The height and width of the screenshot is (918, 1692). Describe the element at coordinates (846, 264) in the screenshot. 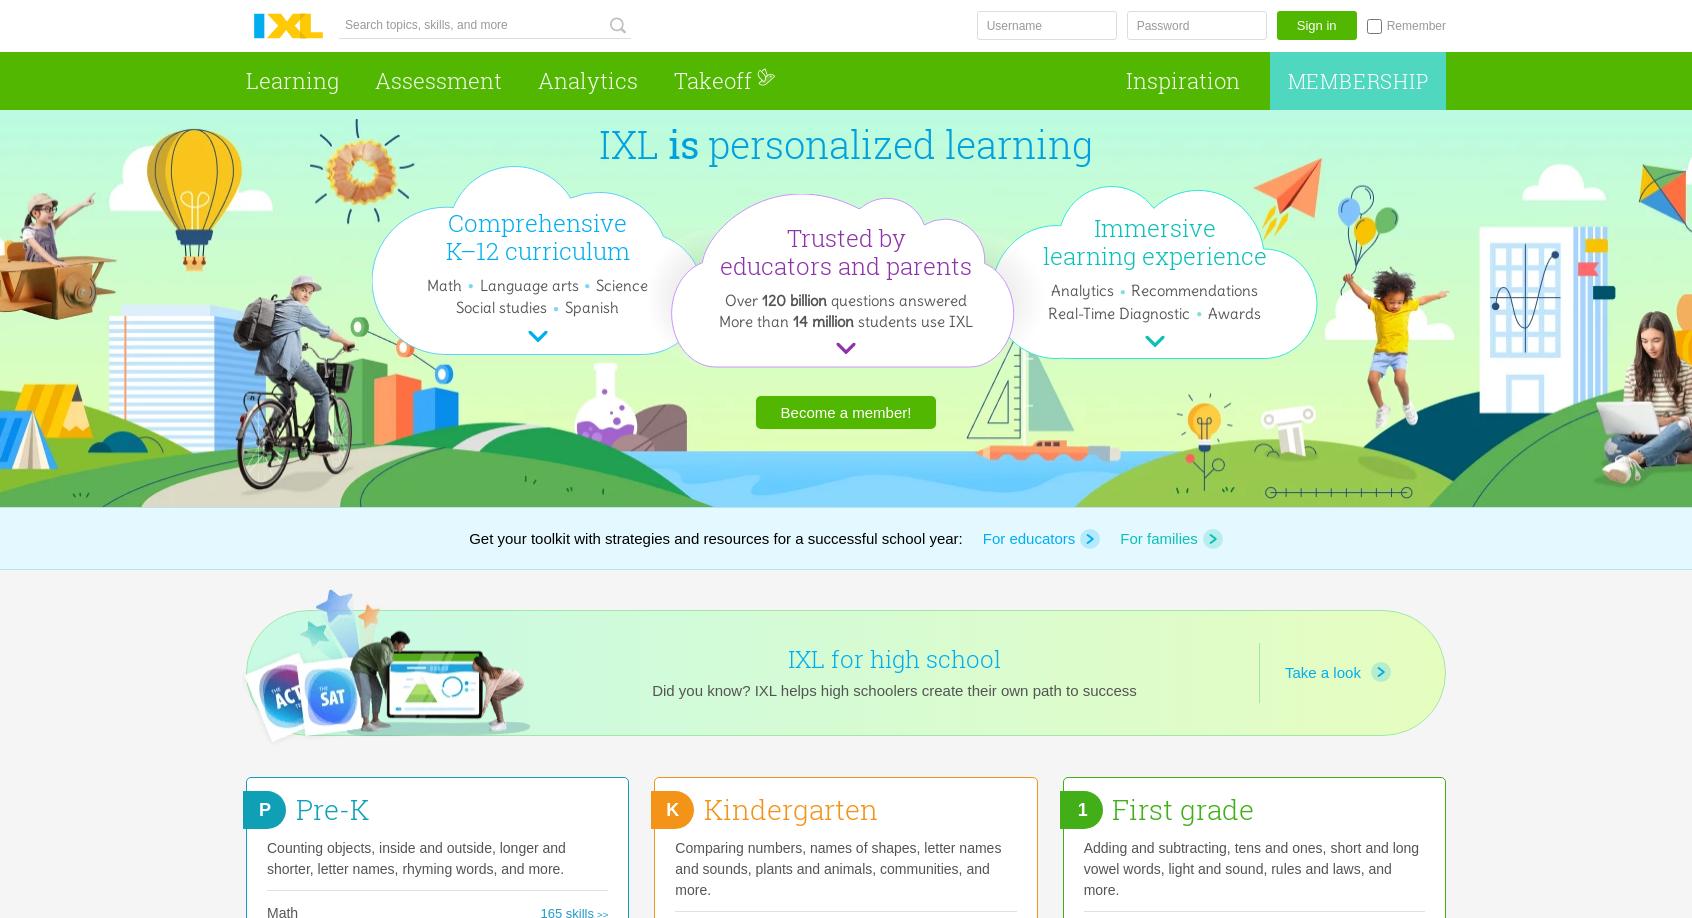

I see `'educators and parents'` at that location.